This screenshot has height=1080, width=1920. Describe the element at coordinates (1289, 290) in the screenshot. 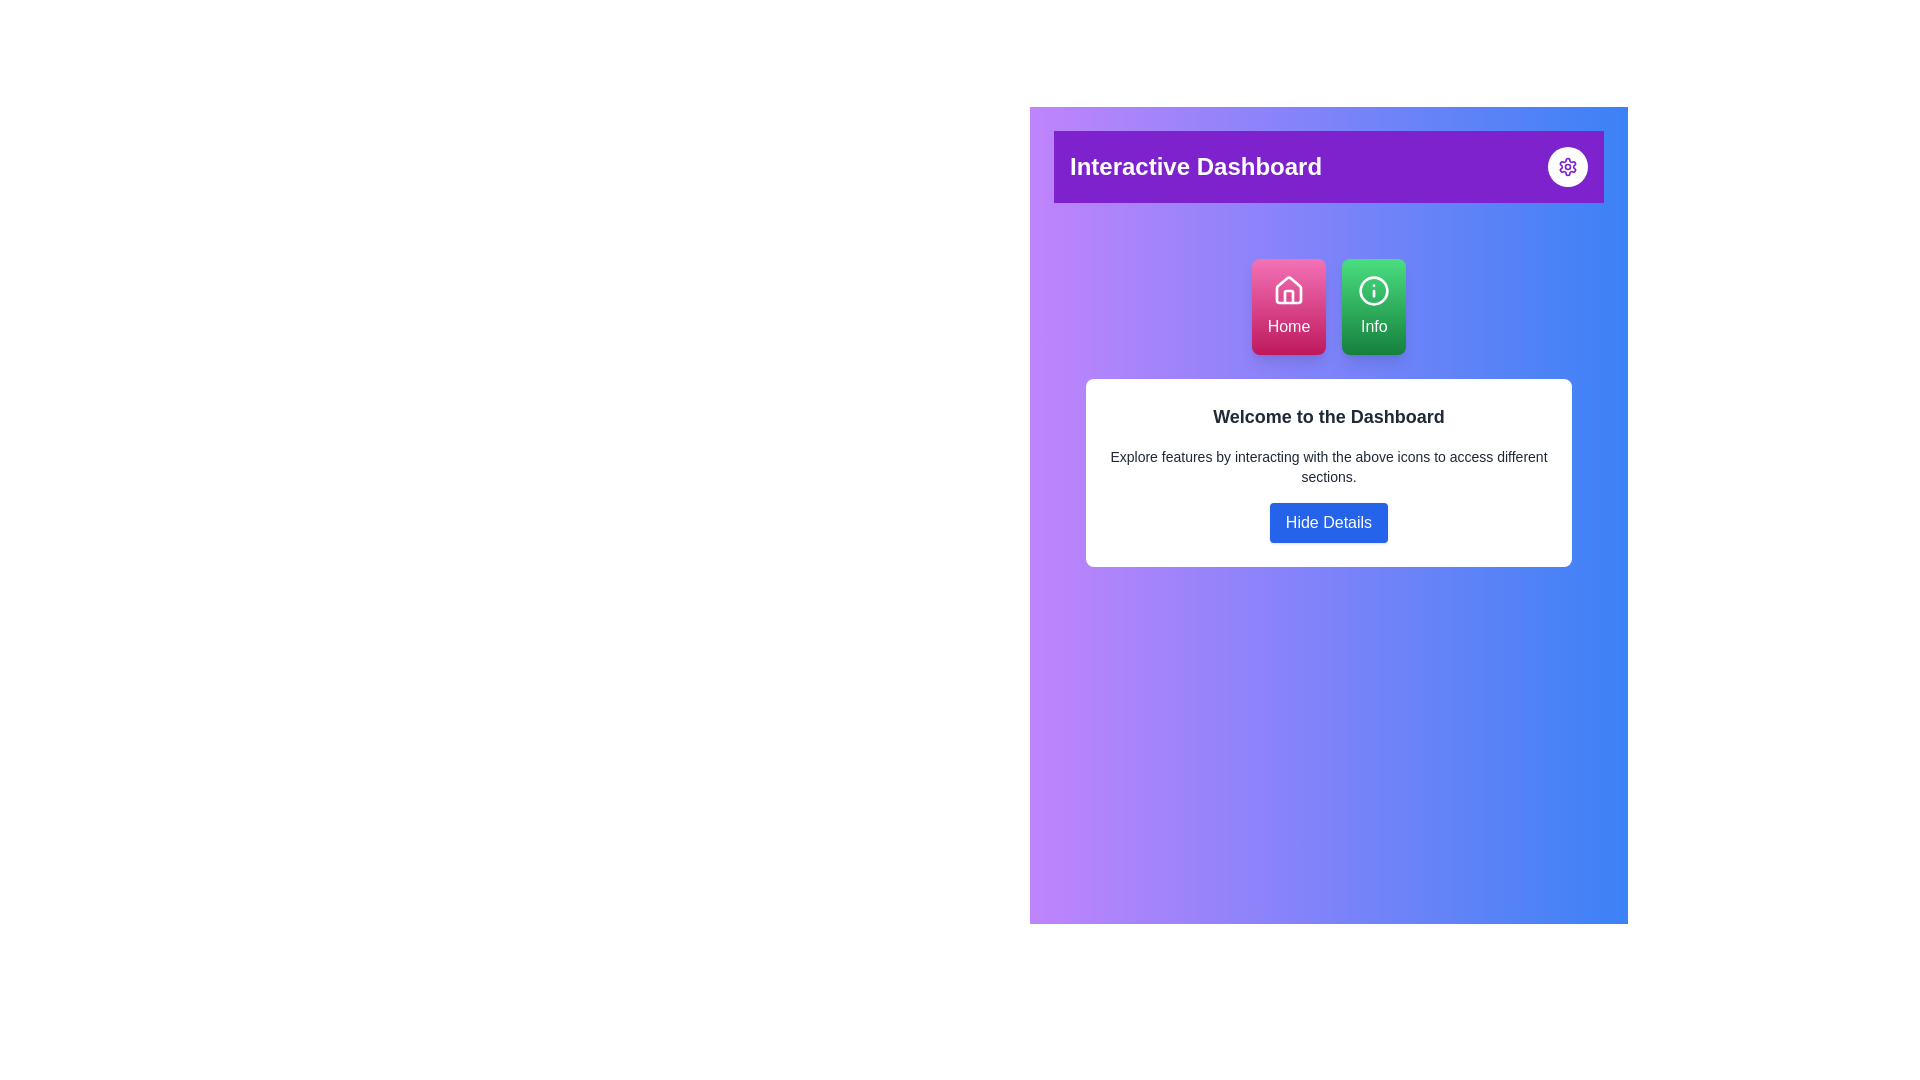

I see `the house icon located at the top of the pink 'Home' button within the interactive dashboard layout` at that location.